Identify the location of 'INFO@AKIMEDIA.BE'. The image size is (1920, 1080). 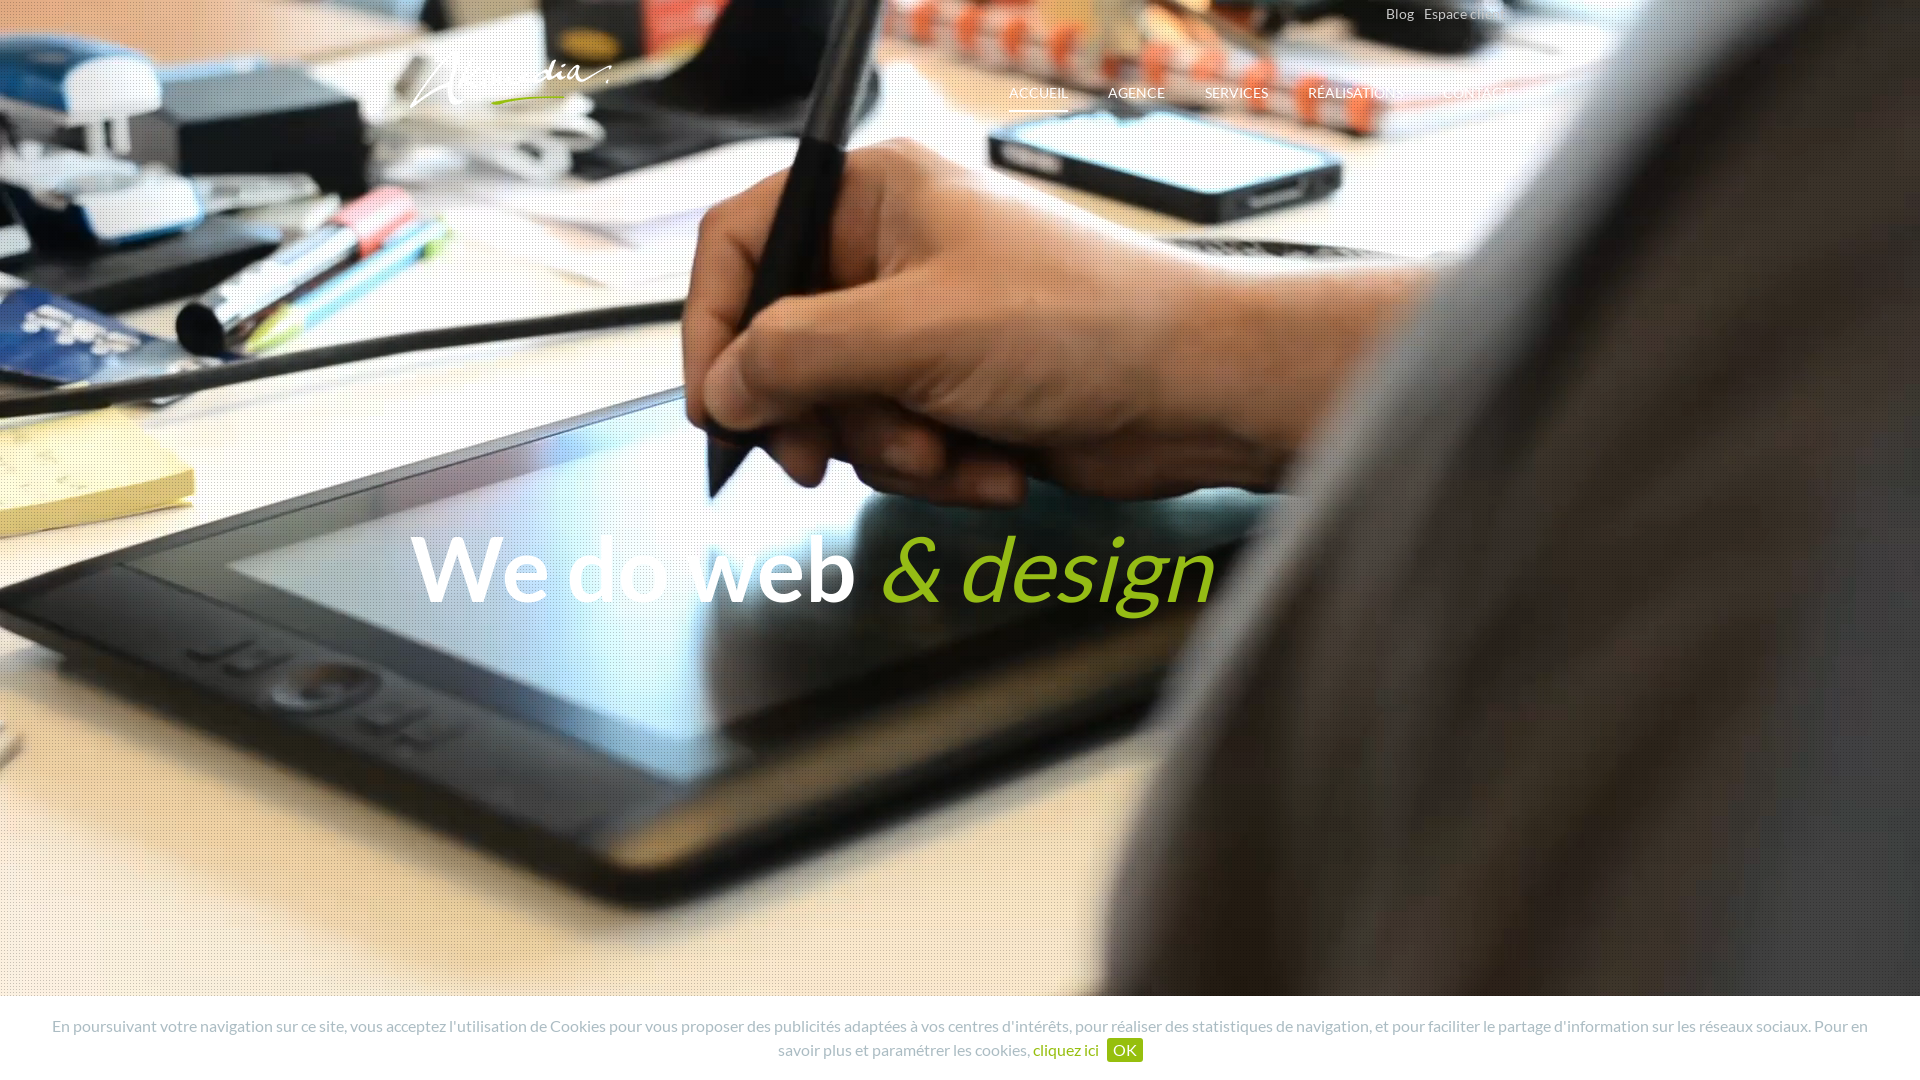
(408, 1038).